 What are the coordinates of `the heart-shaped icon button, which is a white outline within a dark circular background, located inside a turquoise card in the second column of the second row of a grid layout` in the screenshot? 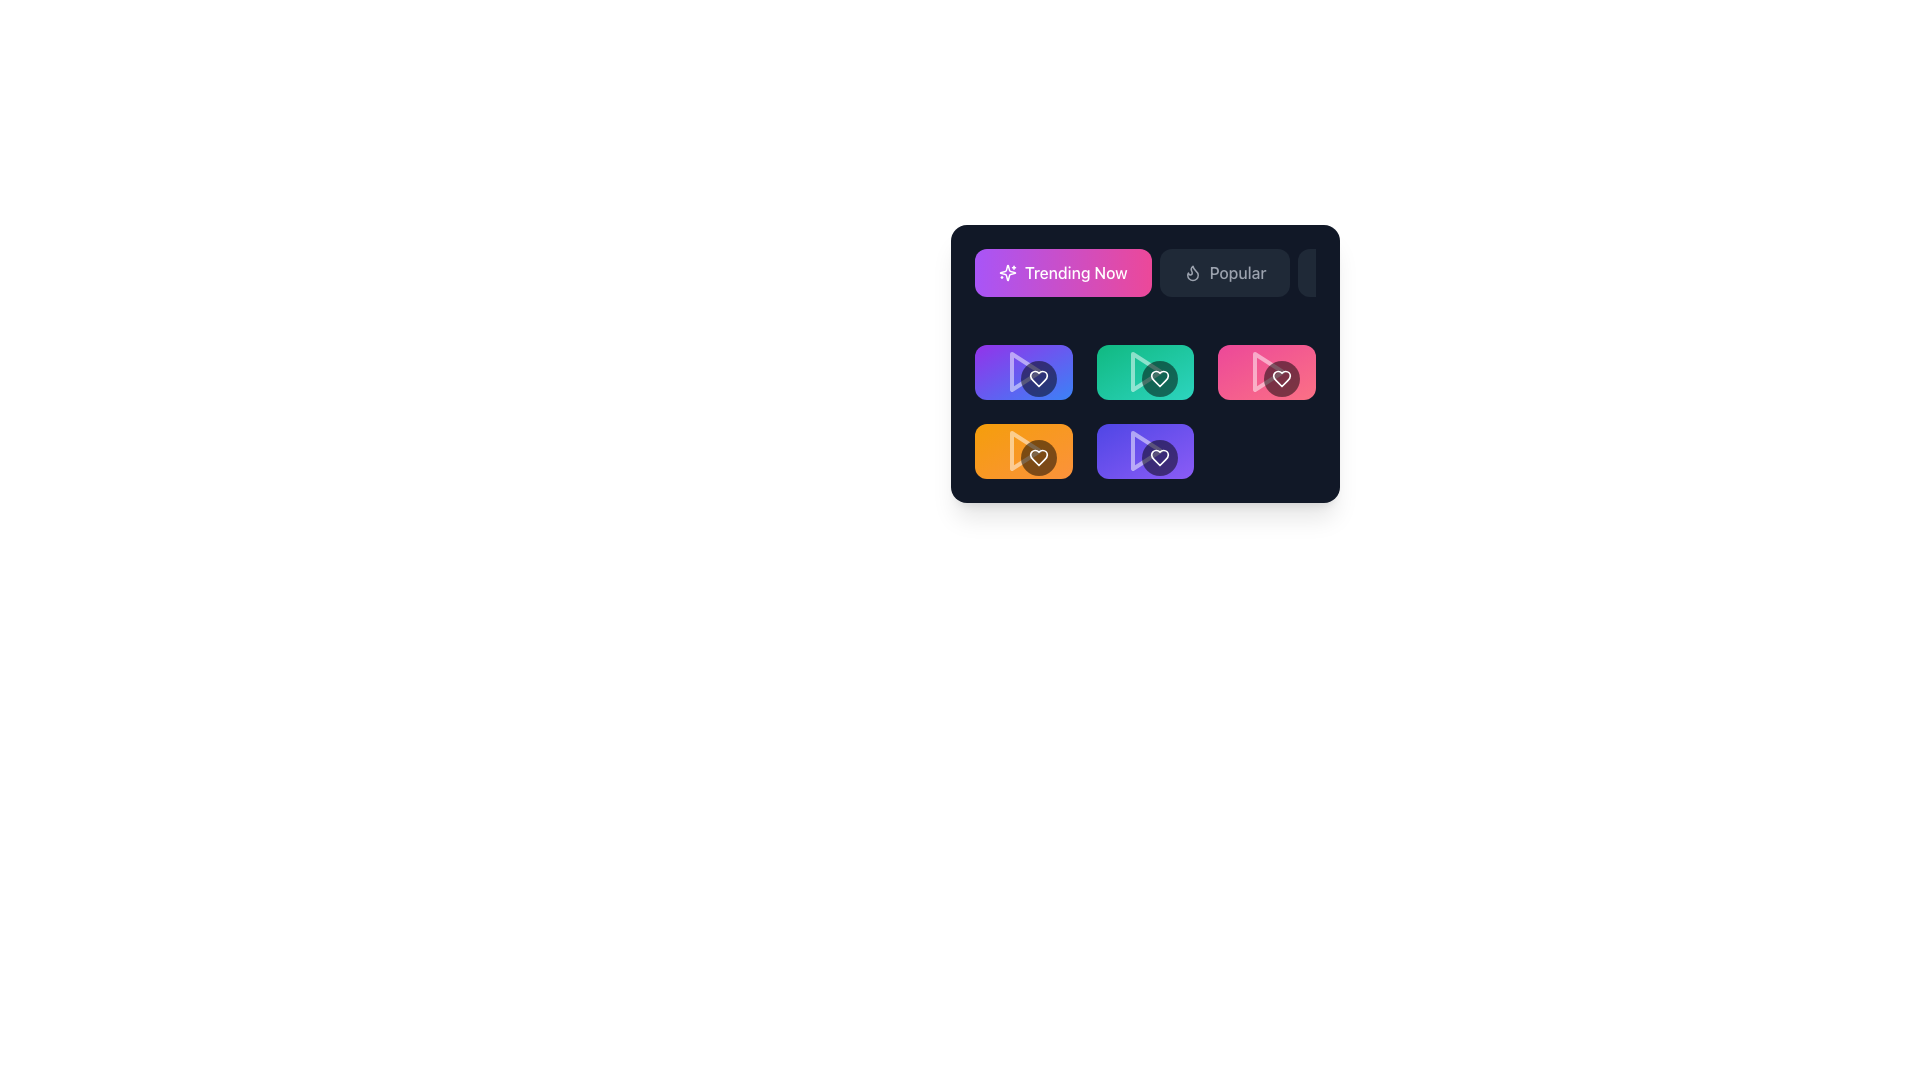 It's located at (1160, 378).